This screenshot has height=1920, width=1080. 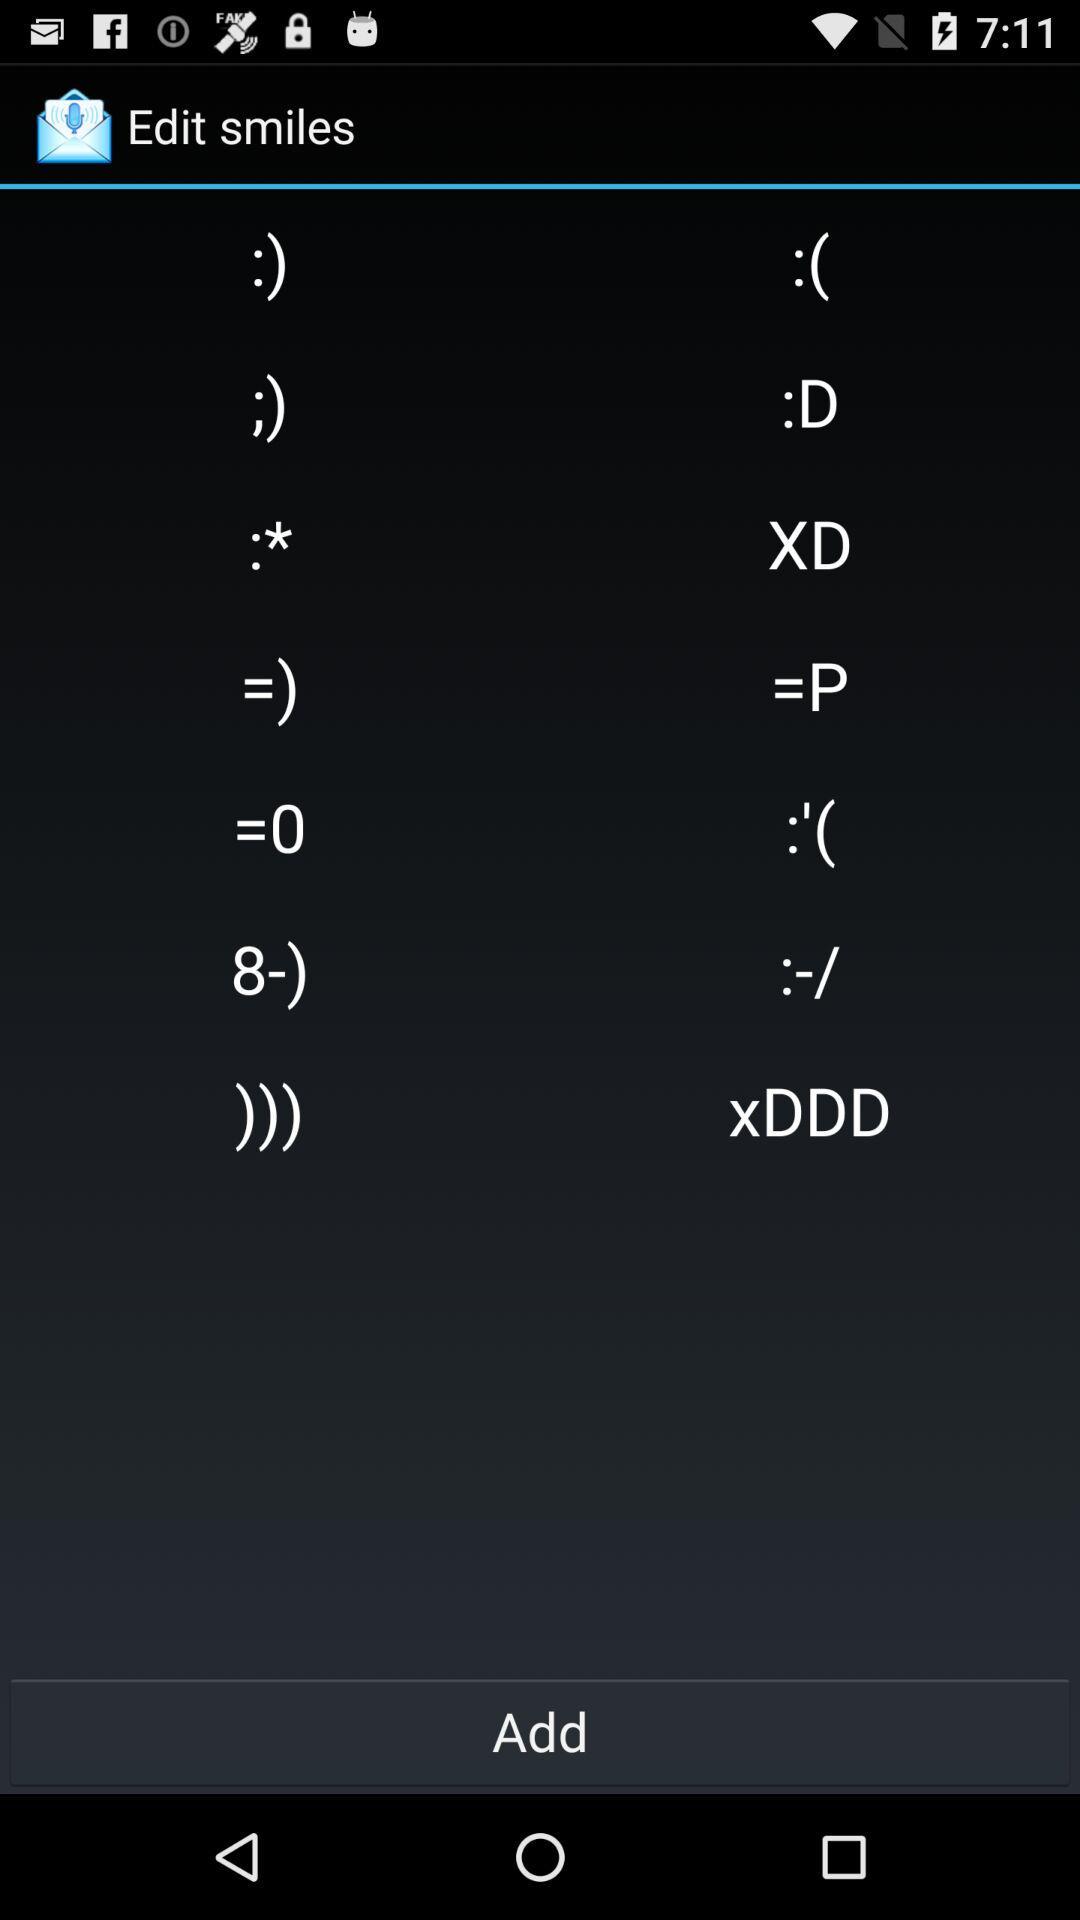 What do you see at coordinates (540, 1730) in the screenshot?
I see `add at the bottom` at bounding box center [540, 1730].